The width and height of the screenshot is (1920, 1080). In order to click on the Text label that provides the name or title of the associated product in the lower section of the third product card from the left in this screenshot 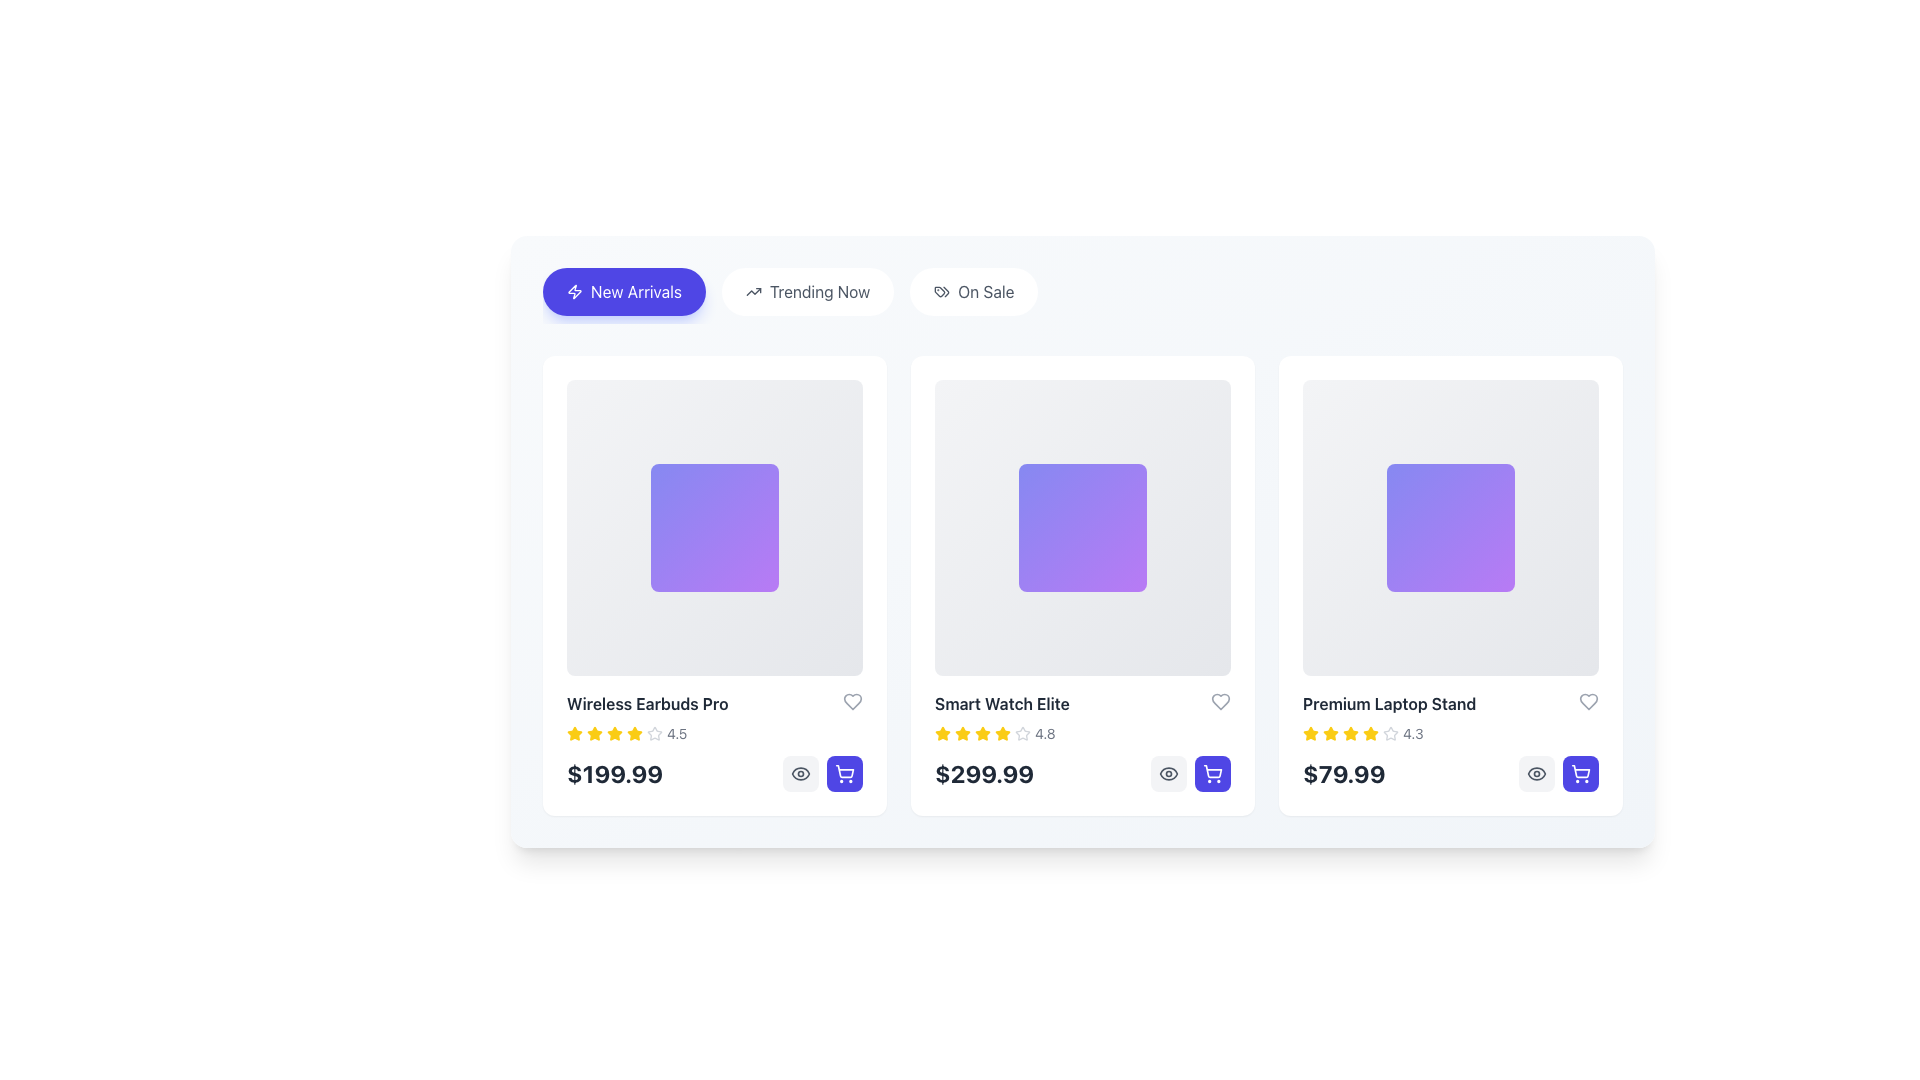, I will do `click(1388, 703)`.